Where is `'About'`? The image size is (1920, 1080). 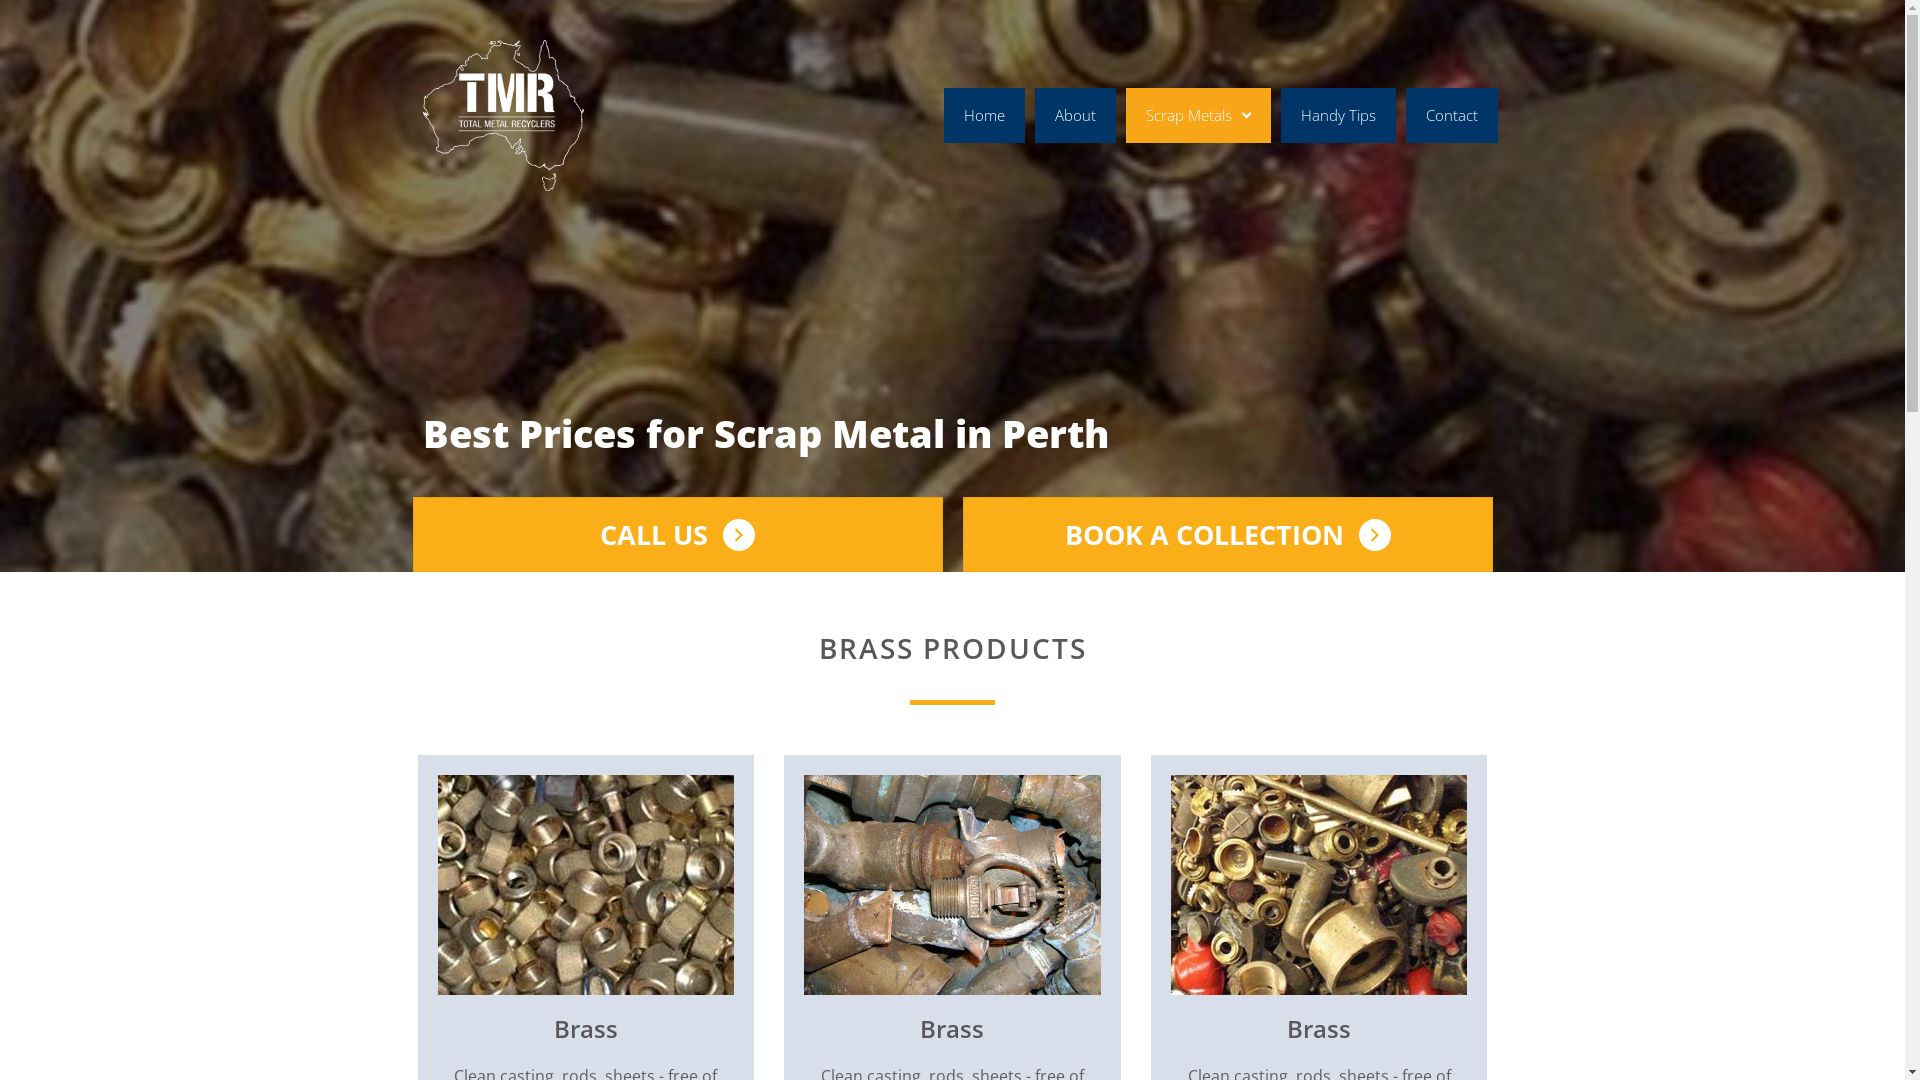 'About' is located at coordinates (1074, 115).